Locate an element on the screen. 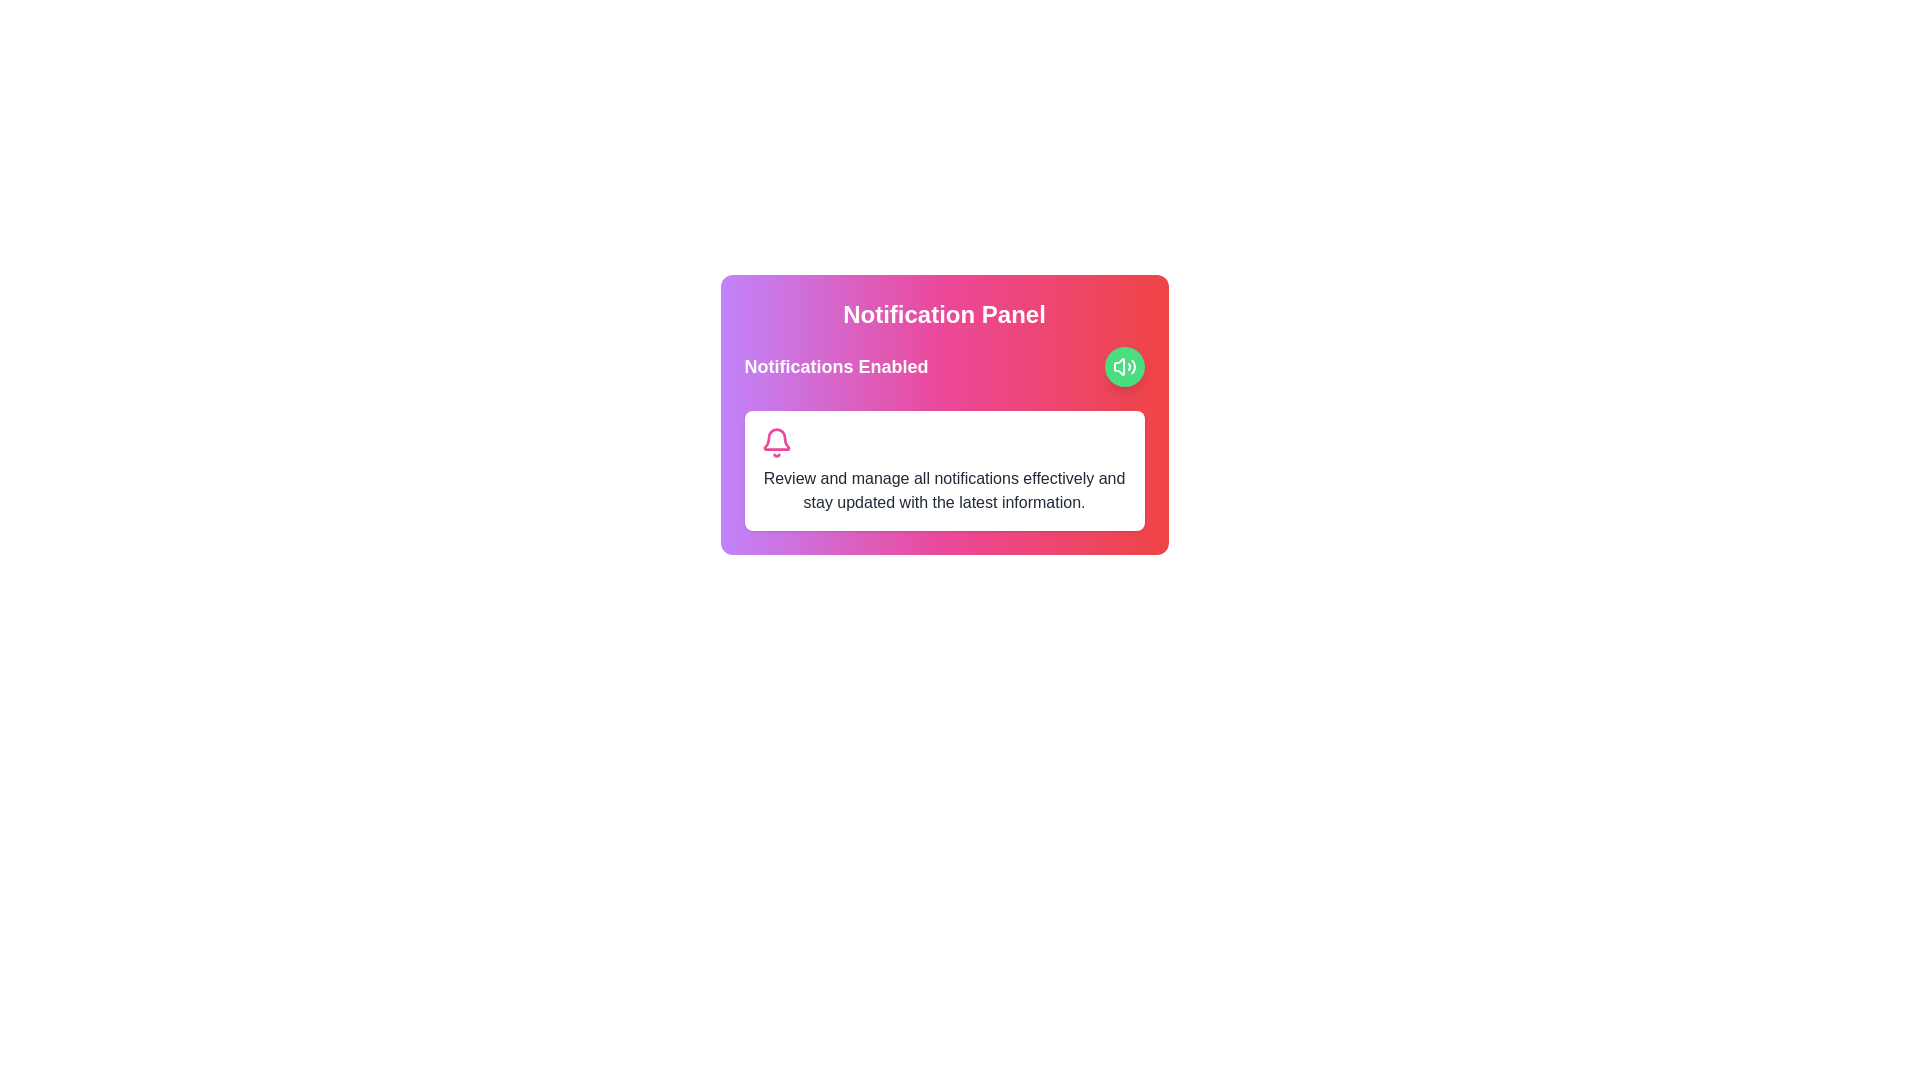 The image size is (1920, 1080). the Notification Panel card, which features a gradient background from purple to pink to red, and contains a title in white bold text and a bell icon for notification management is located at coordinates (943, 414).